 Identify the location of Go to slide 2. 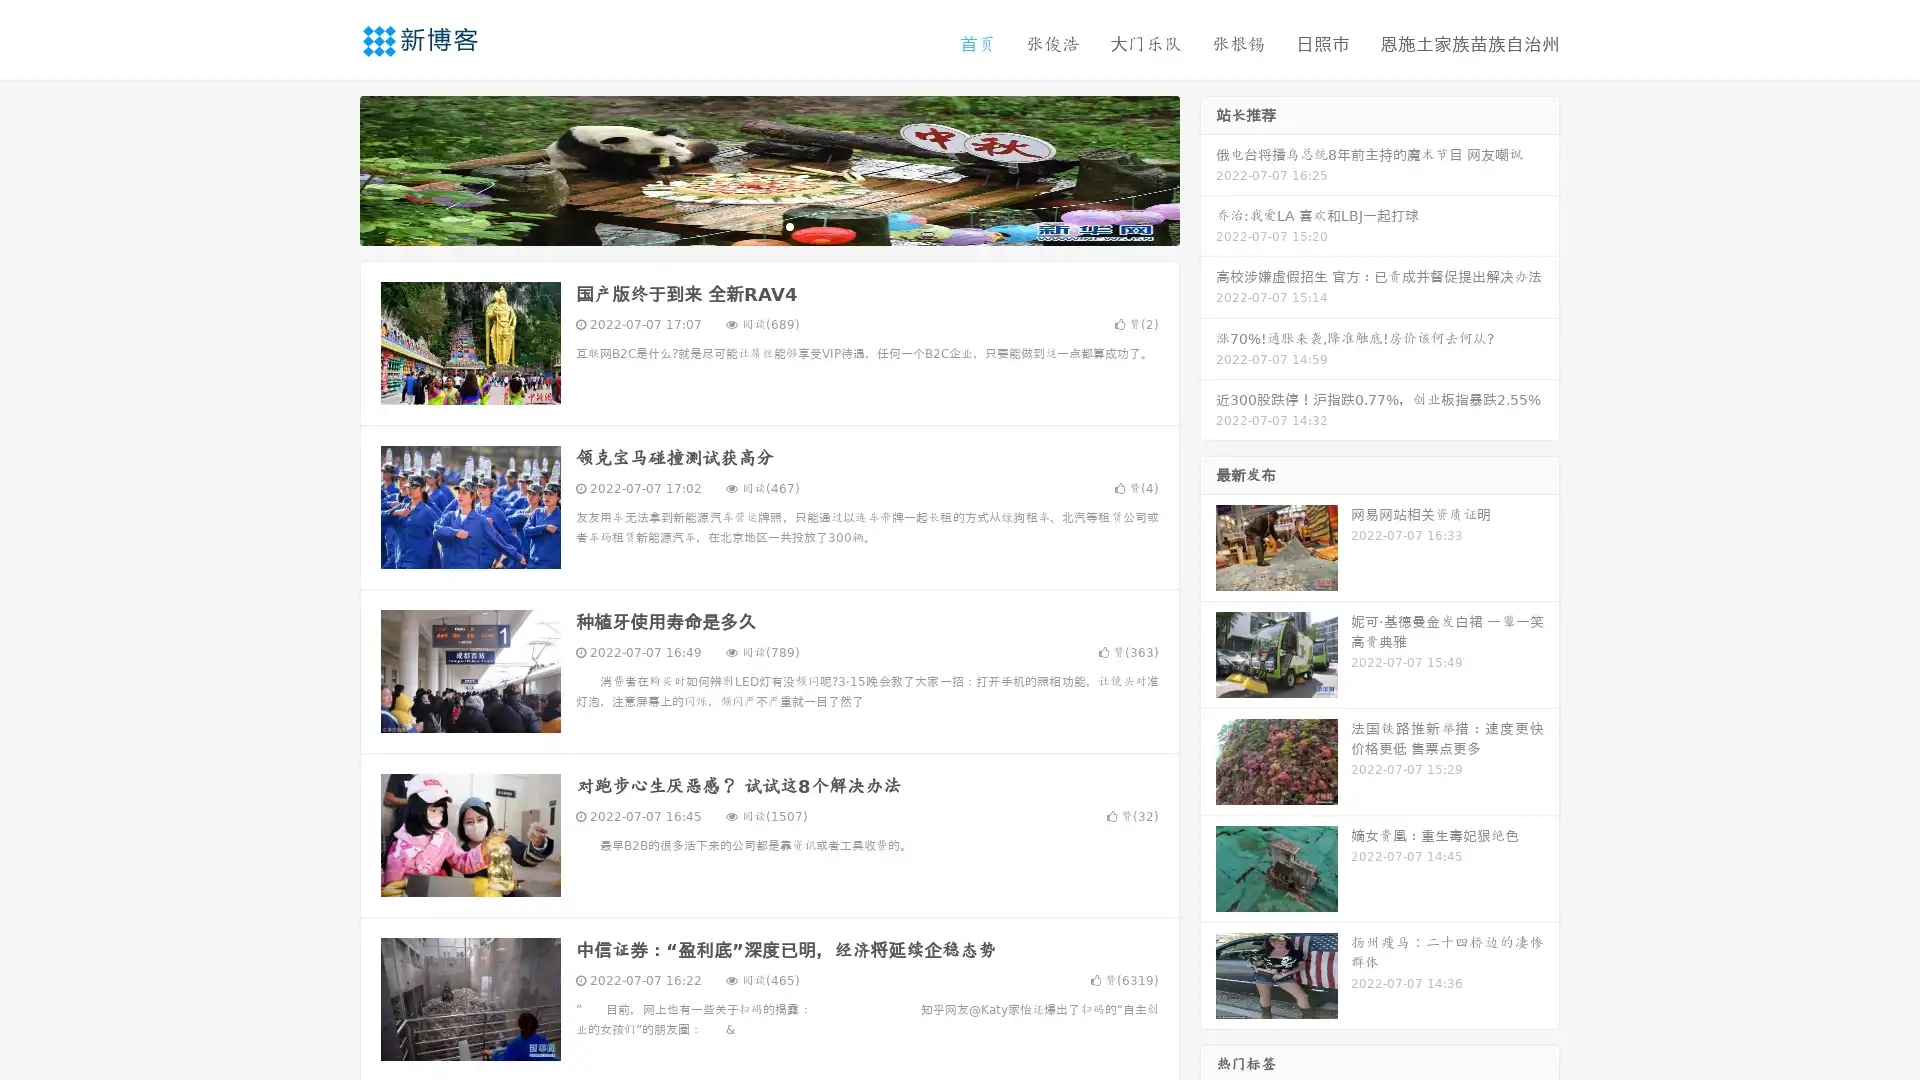
(768, 225).